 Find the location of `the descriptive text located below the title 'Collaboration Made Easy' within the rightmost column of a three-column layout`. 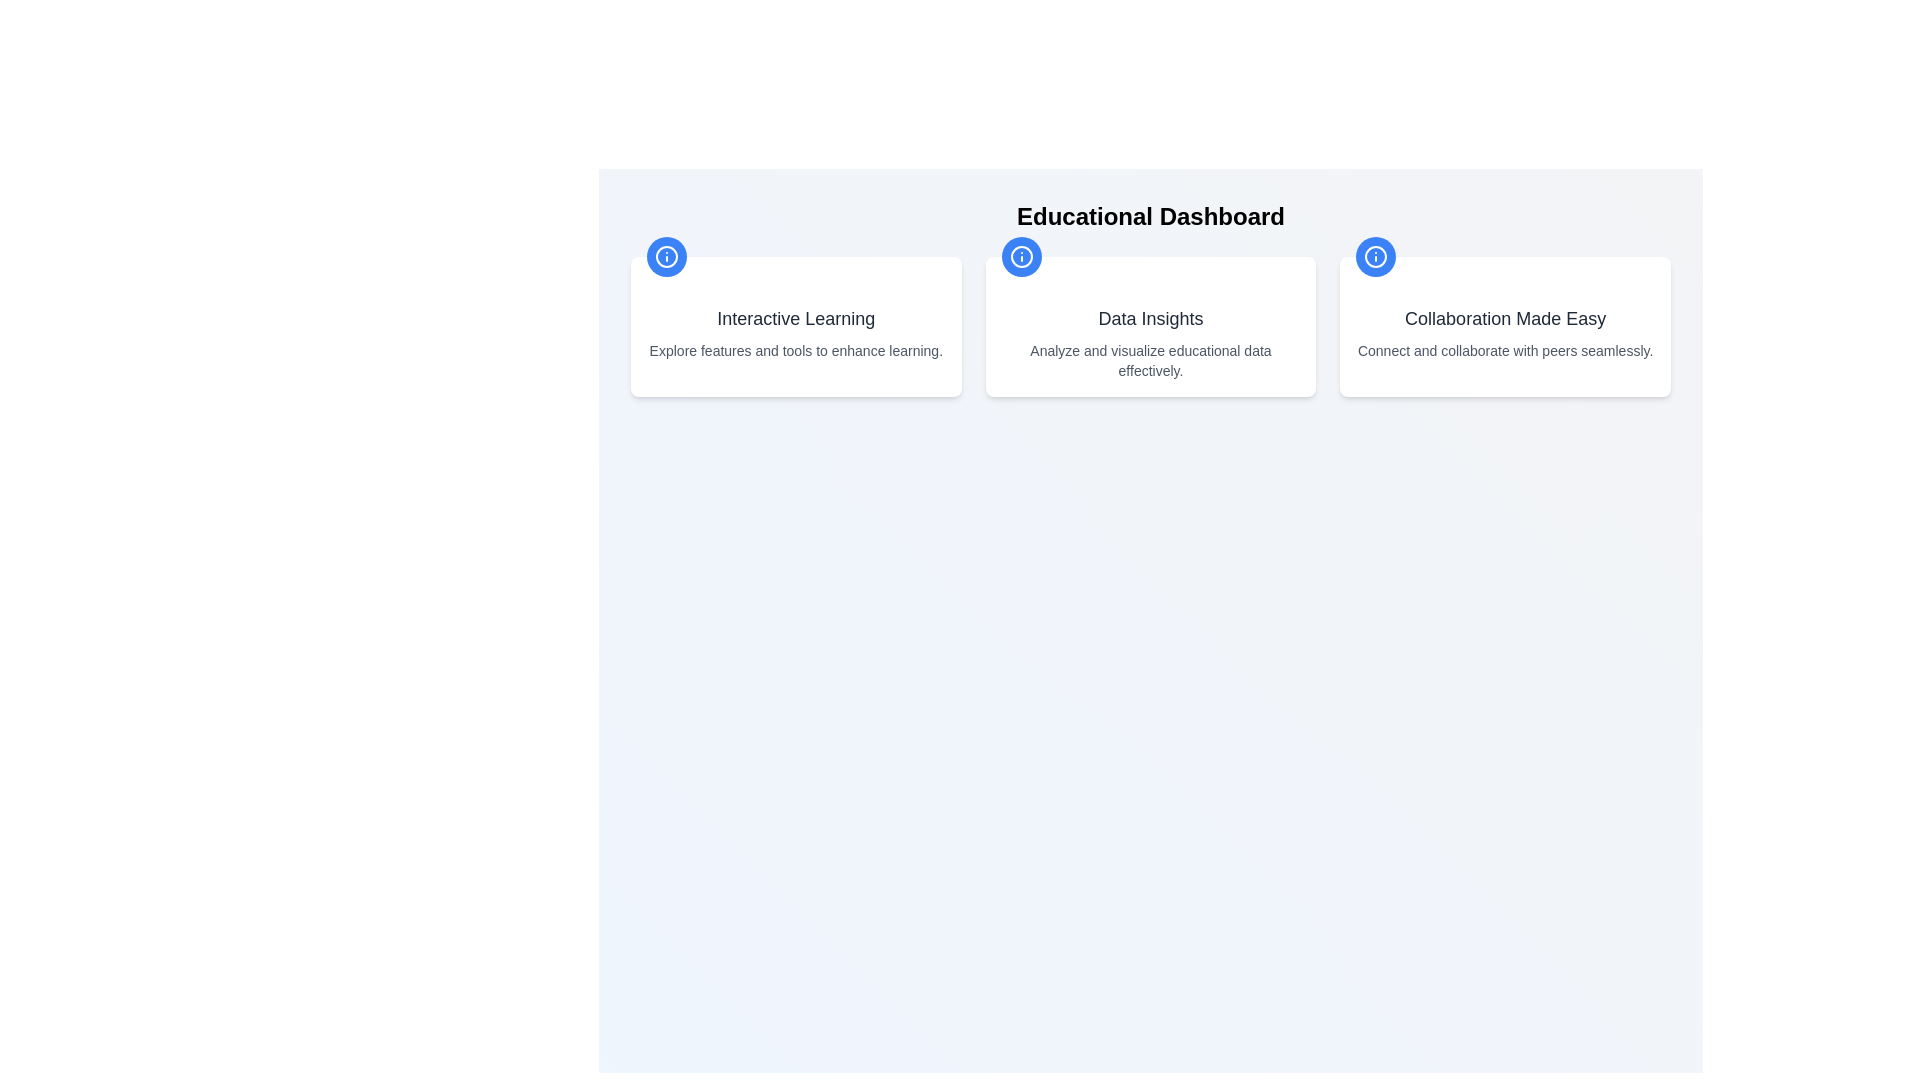

the descriptive text located below the title 'Collaboration Made Easy' within the rightmost column of a three-column layout is located at coordinates (1505, 350).